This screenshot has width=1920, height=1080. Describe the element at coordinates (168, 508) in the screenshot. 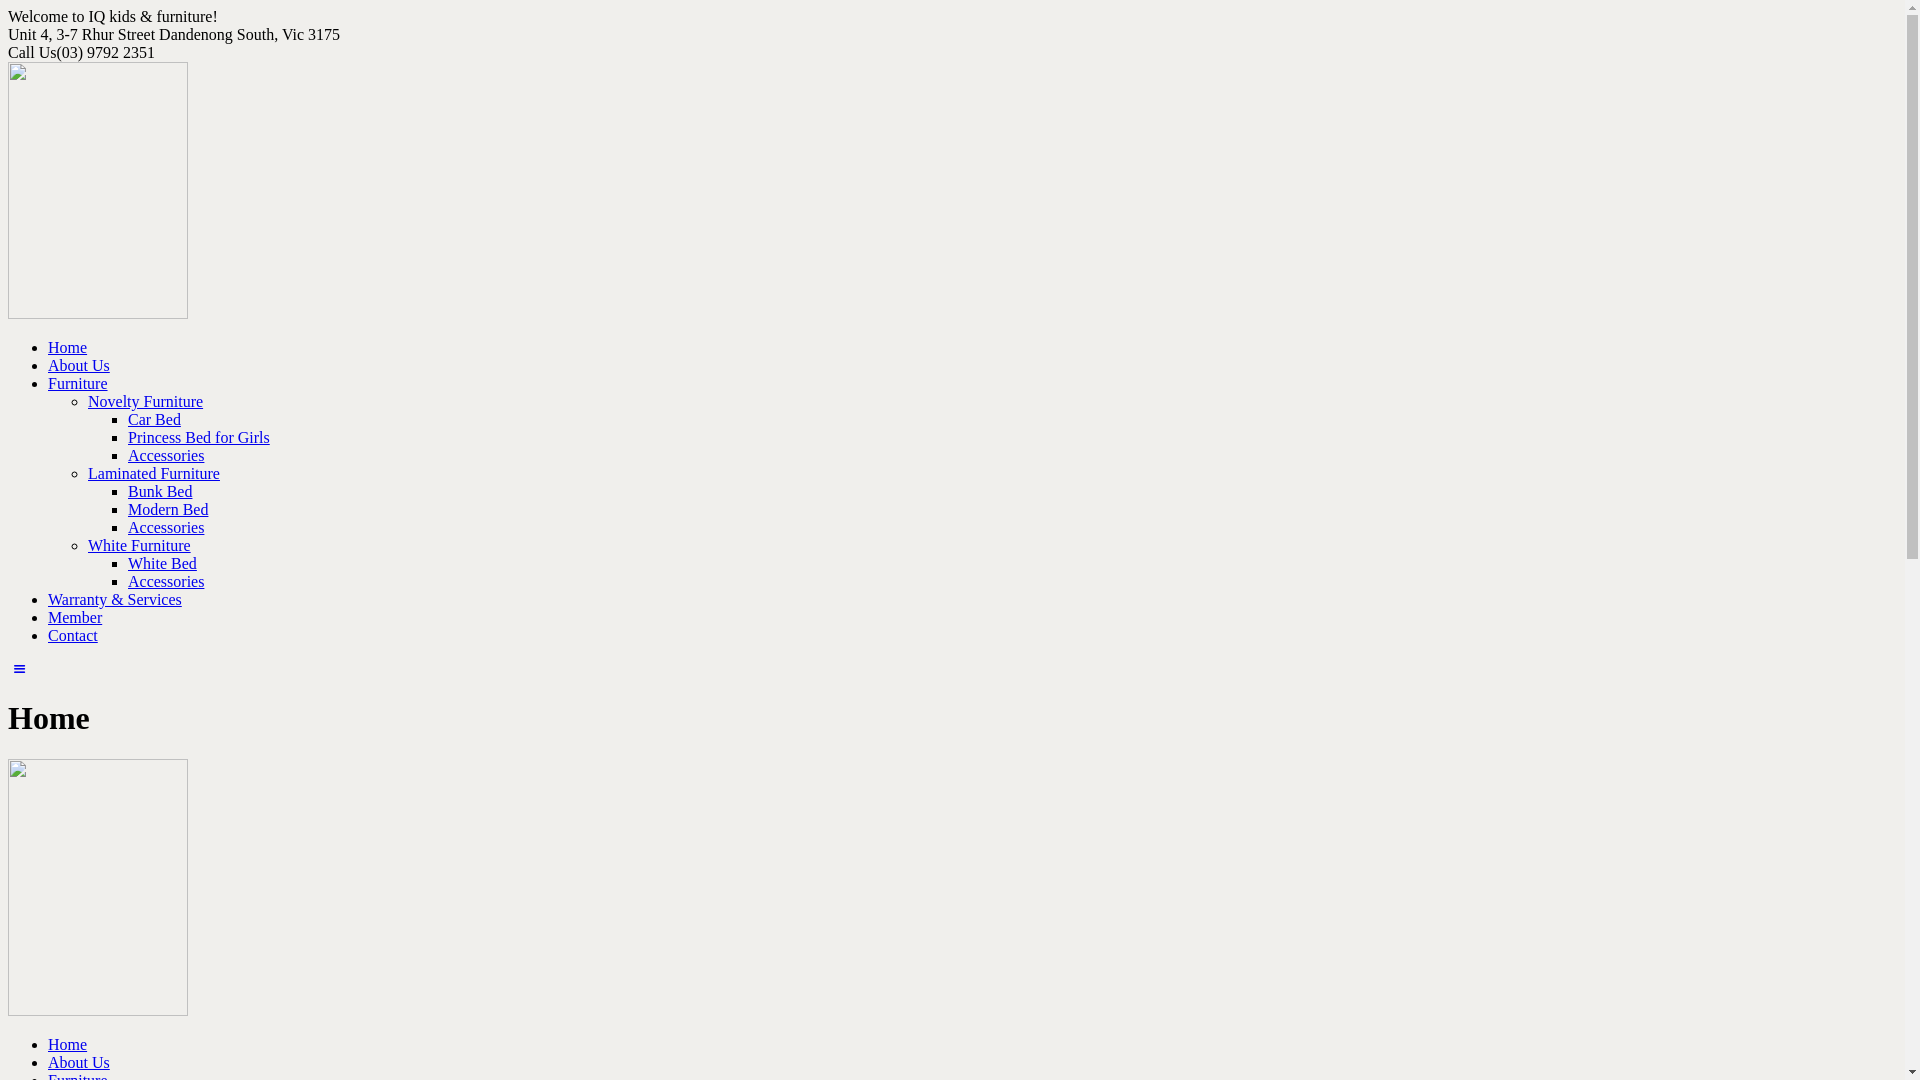

I see `'Modern Bed'` at that location.